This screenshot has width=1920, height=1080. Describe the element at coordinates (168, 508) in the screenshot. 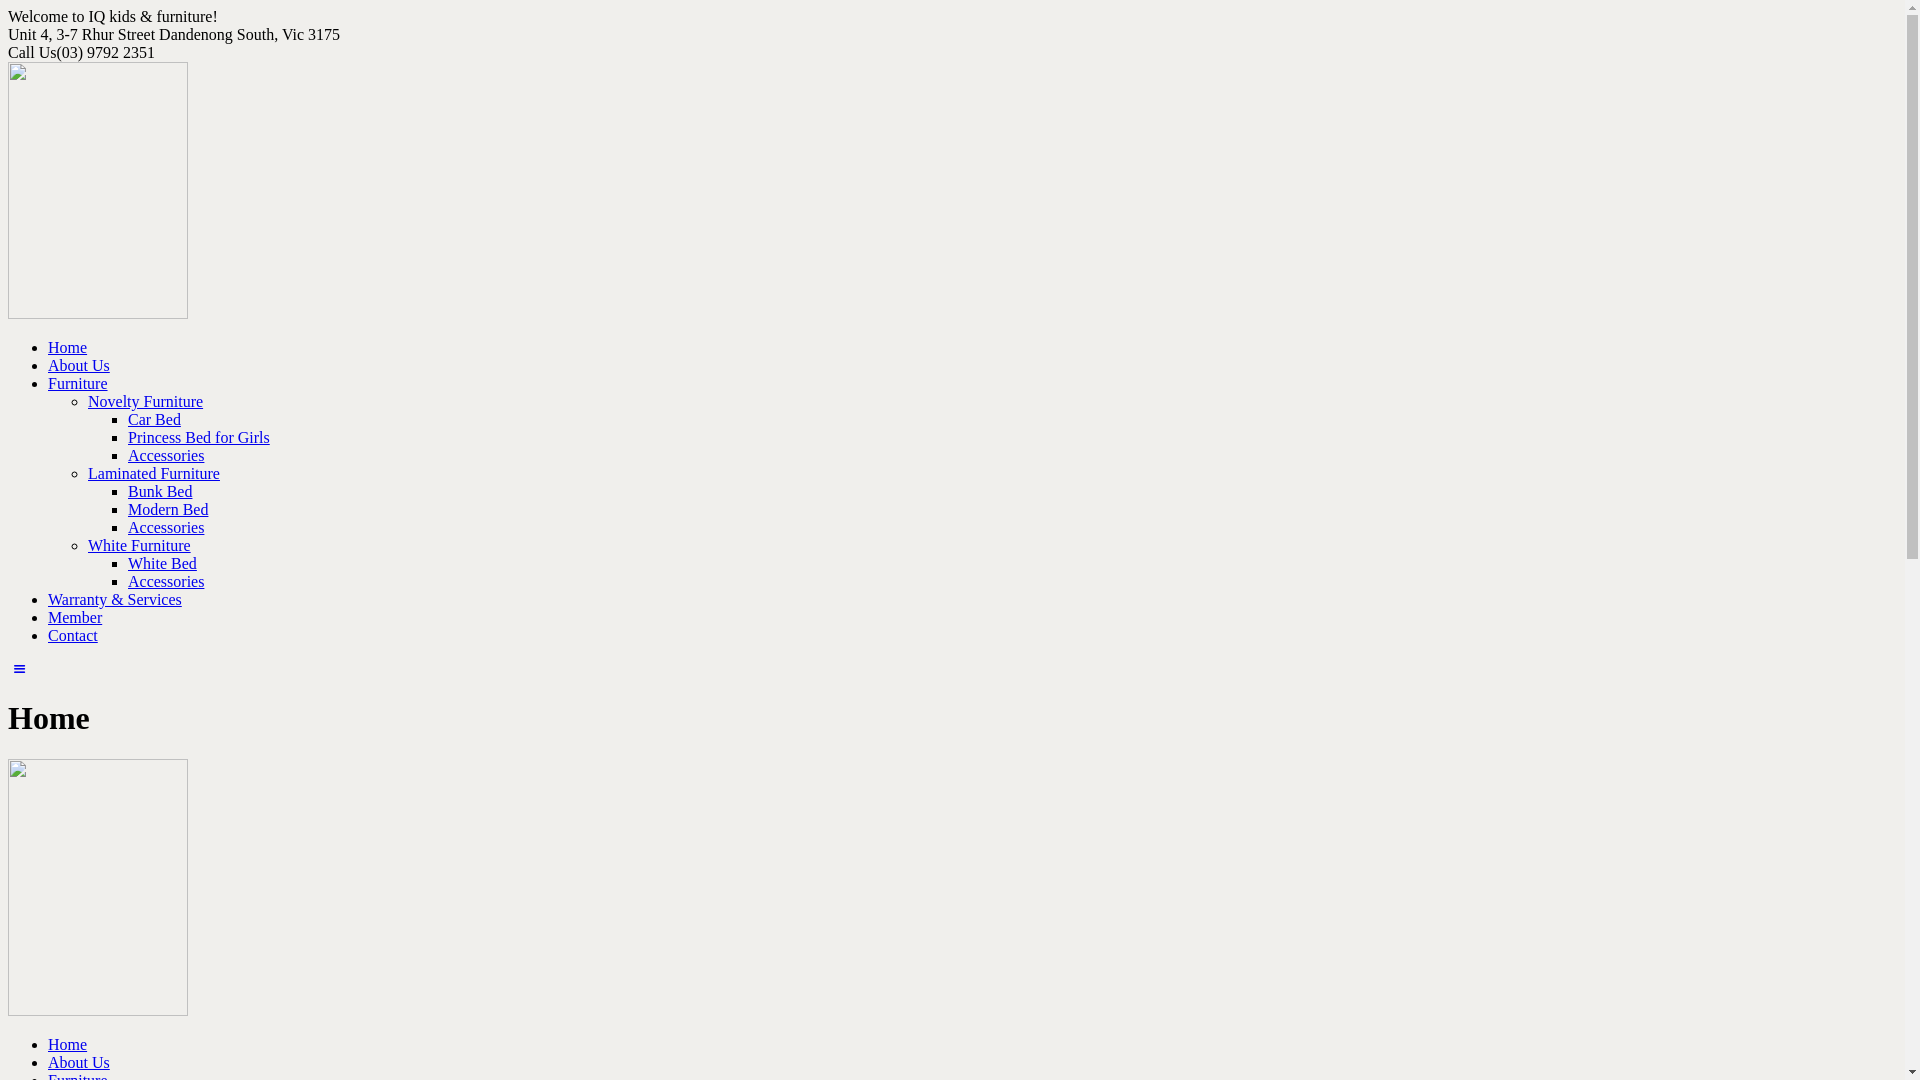

I see `'Modern Bed'` at that location.